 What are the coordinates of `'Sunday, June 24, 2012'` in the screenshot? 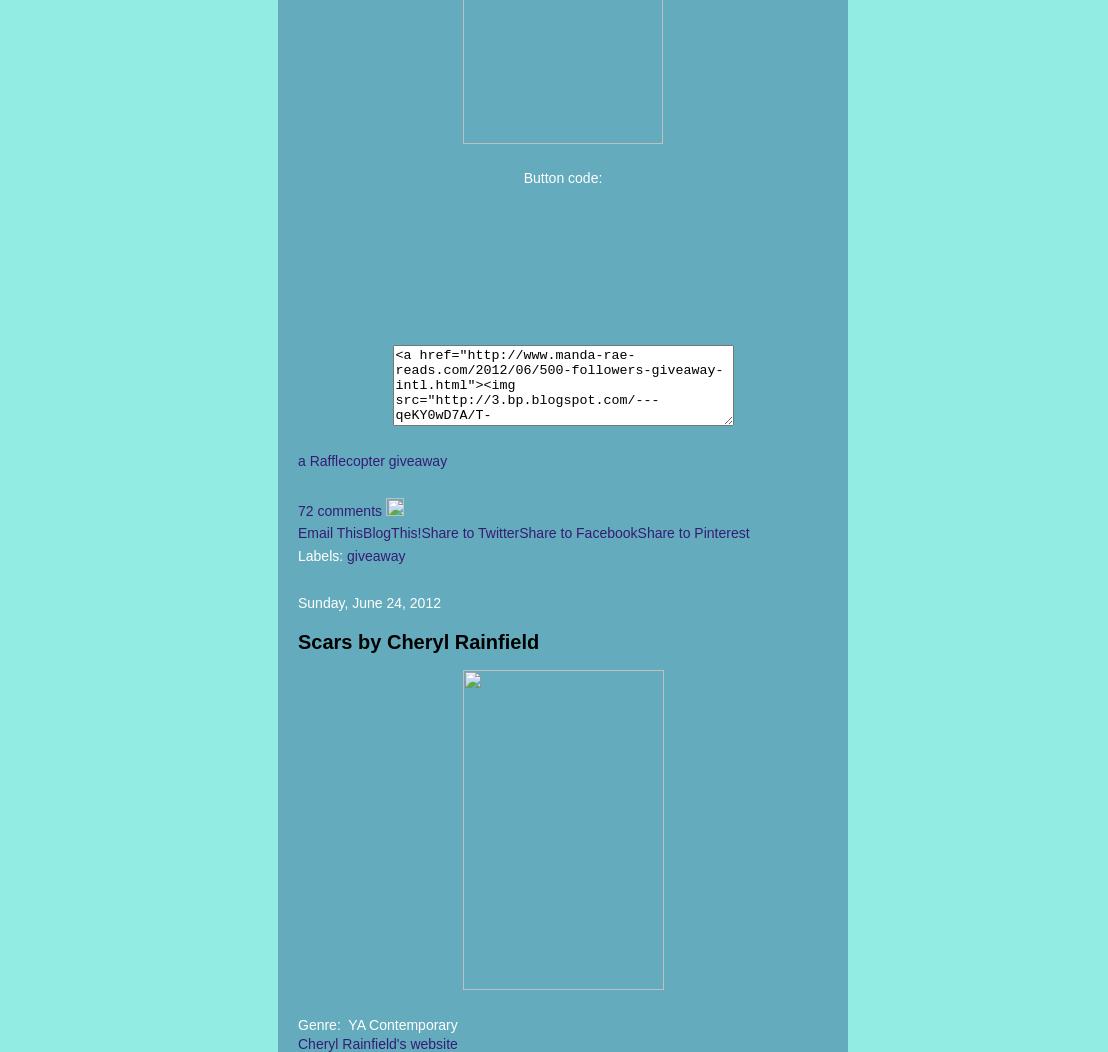 It's located at (367, 602).